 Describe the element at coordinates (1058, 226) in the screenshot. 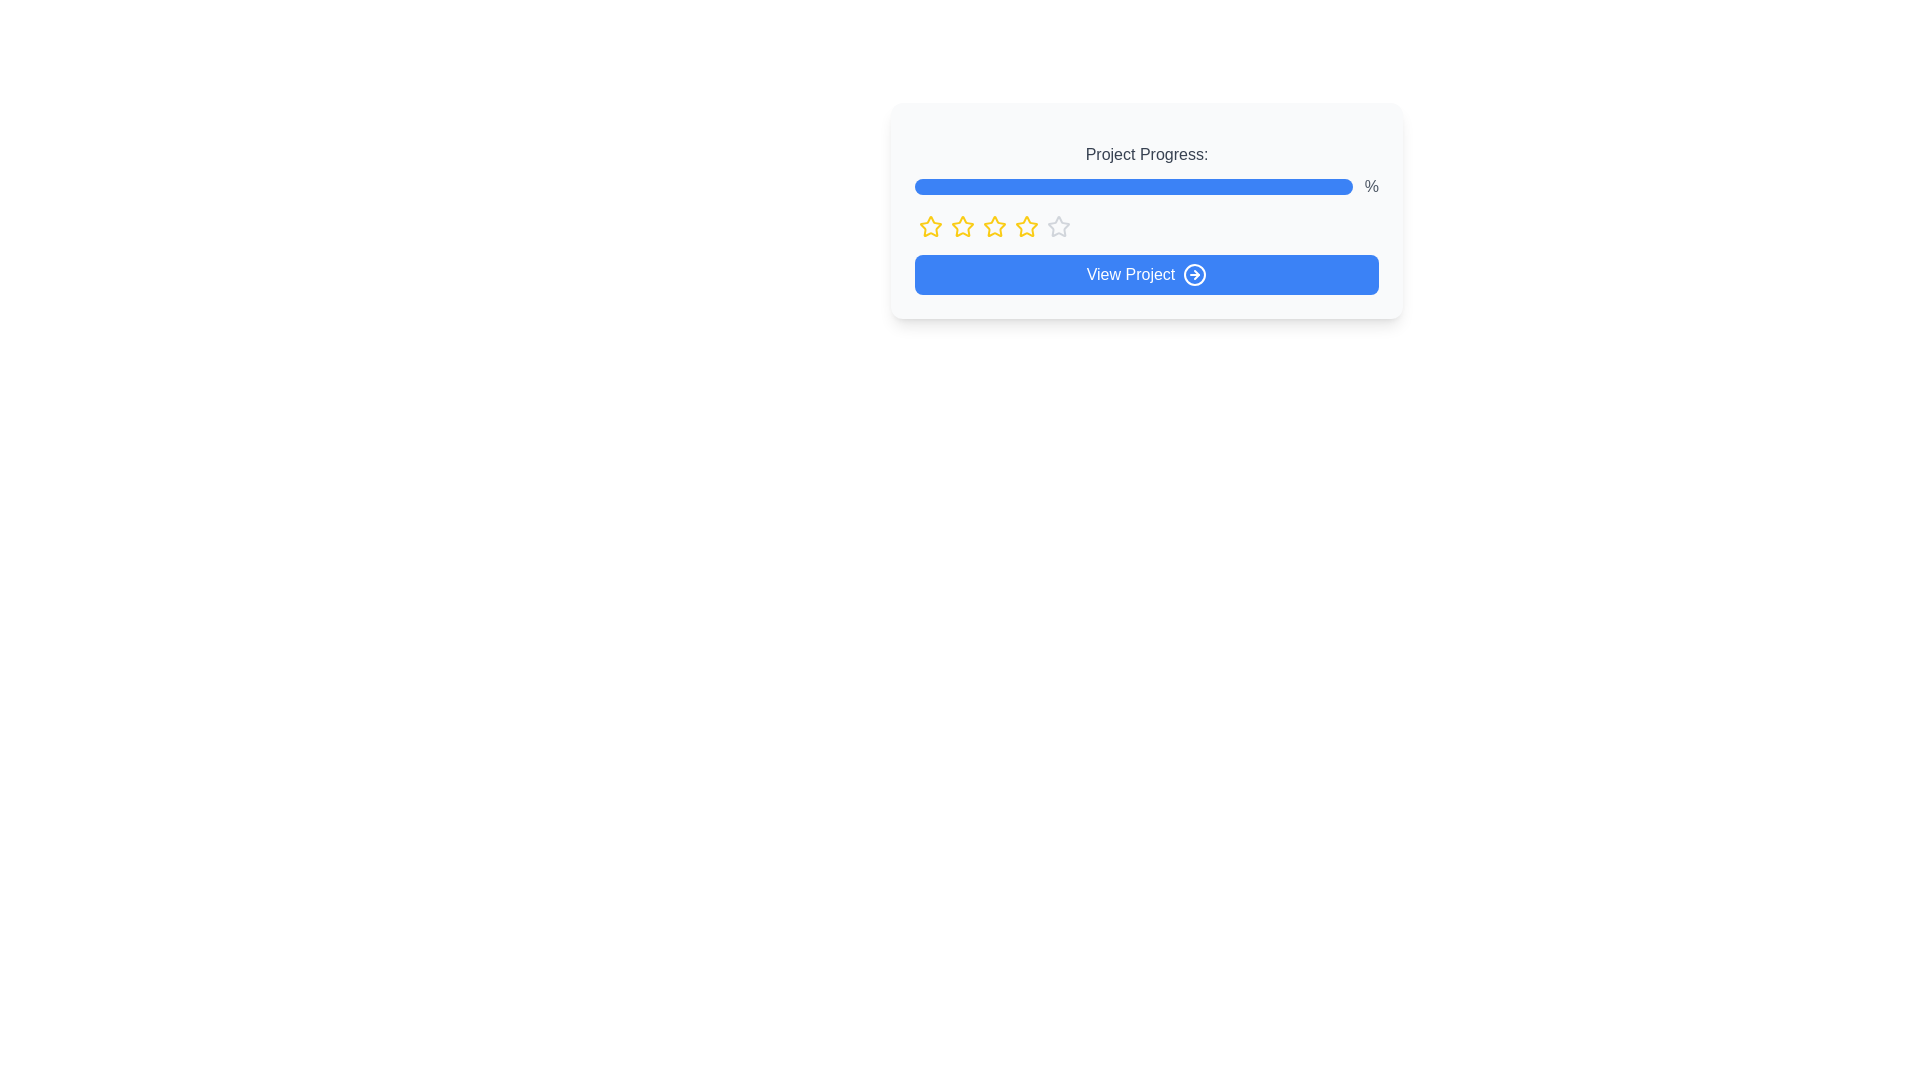

I see `the fifth star icon in the rating system` at that location.